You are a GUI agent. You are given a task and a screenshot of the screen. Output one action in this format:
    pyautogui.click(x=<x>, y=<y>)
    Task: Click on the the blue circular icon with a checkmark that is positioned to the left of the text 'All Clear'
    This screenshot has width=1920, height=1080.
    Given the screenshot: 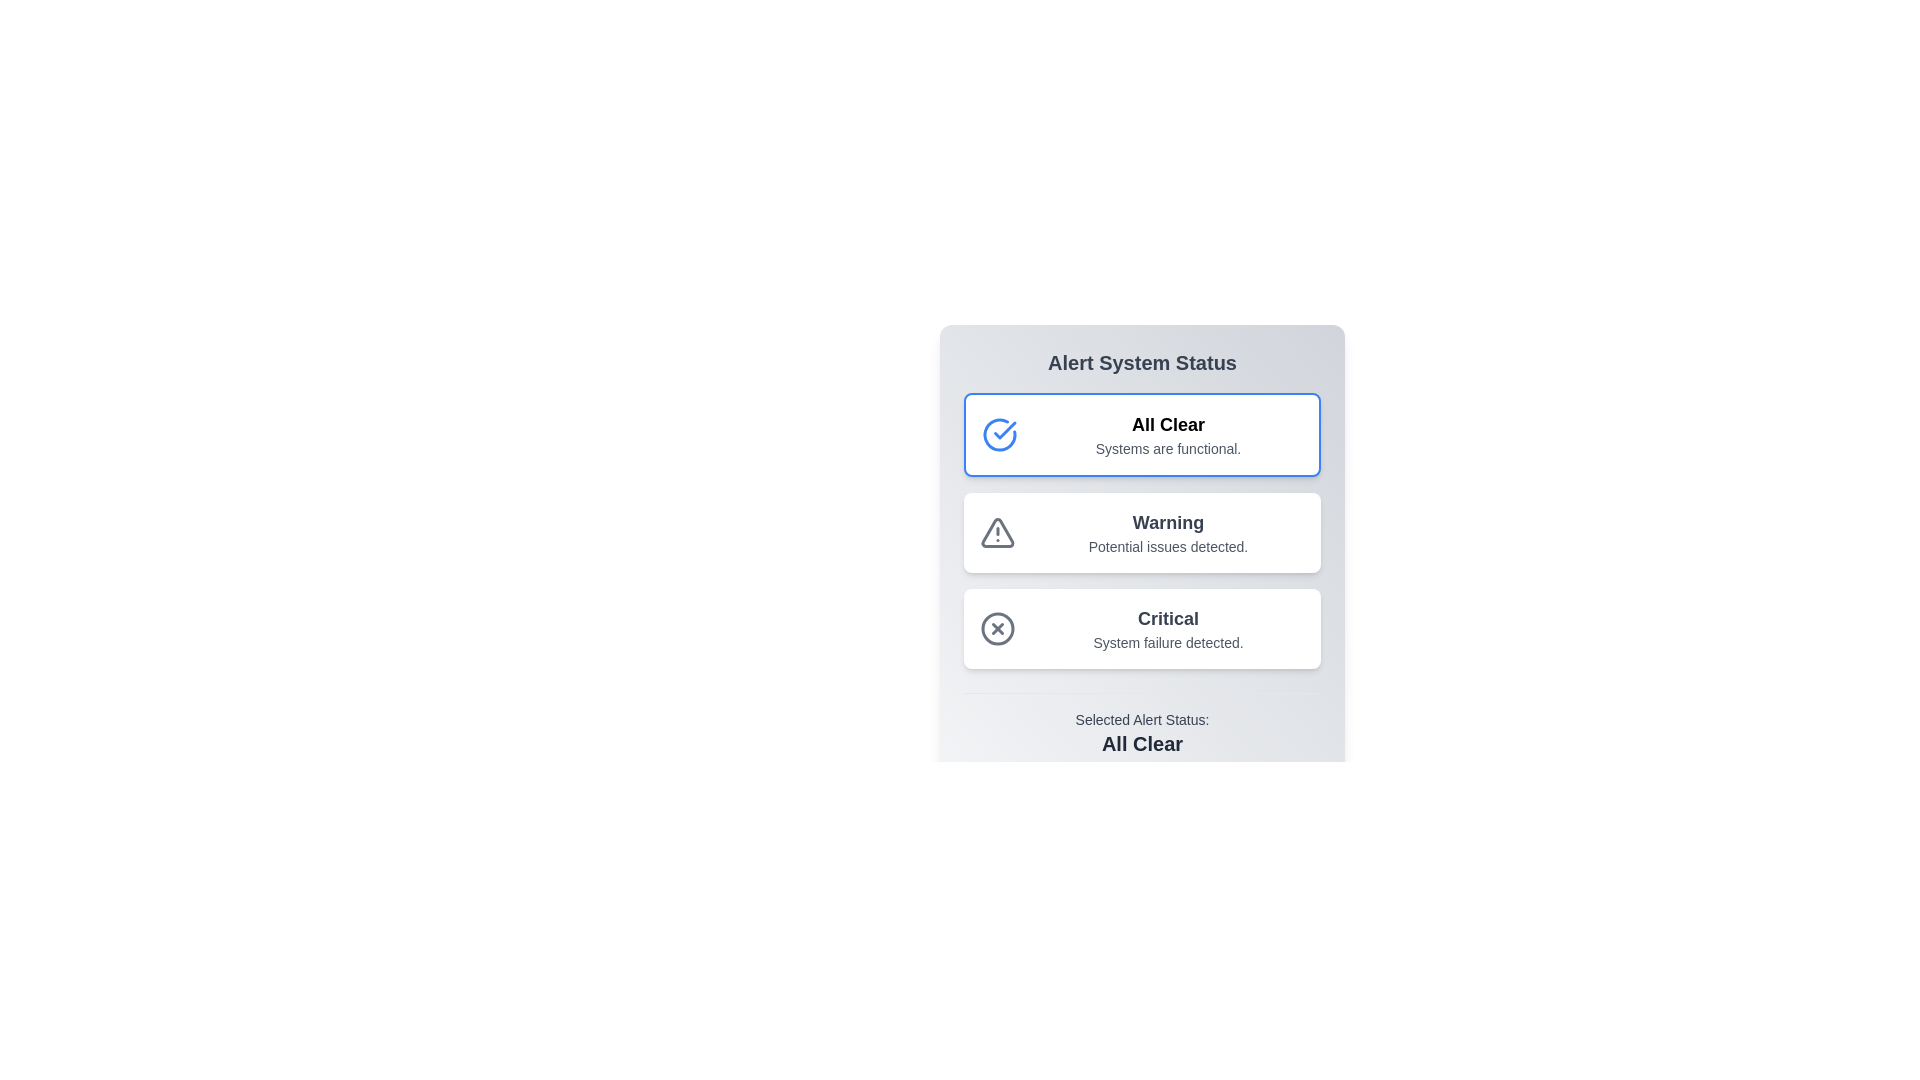 What is the action you would take?
    pyautogui.click(x=999, y=434)
    